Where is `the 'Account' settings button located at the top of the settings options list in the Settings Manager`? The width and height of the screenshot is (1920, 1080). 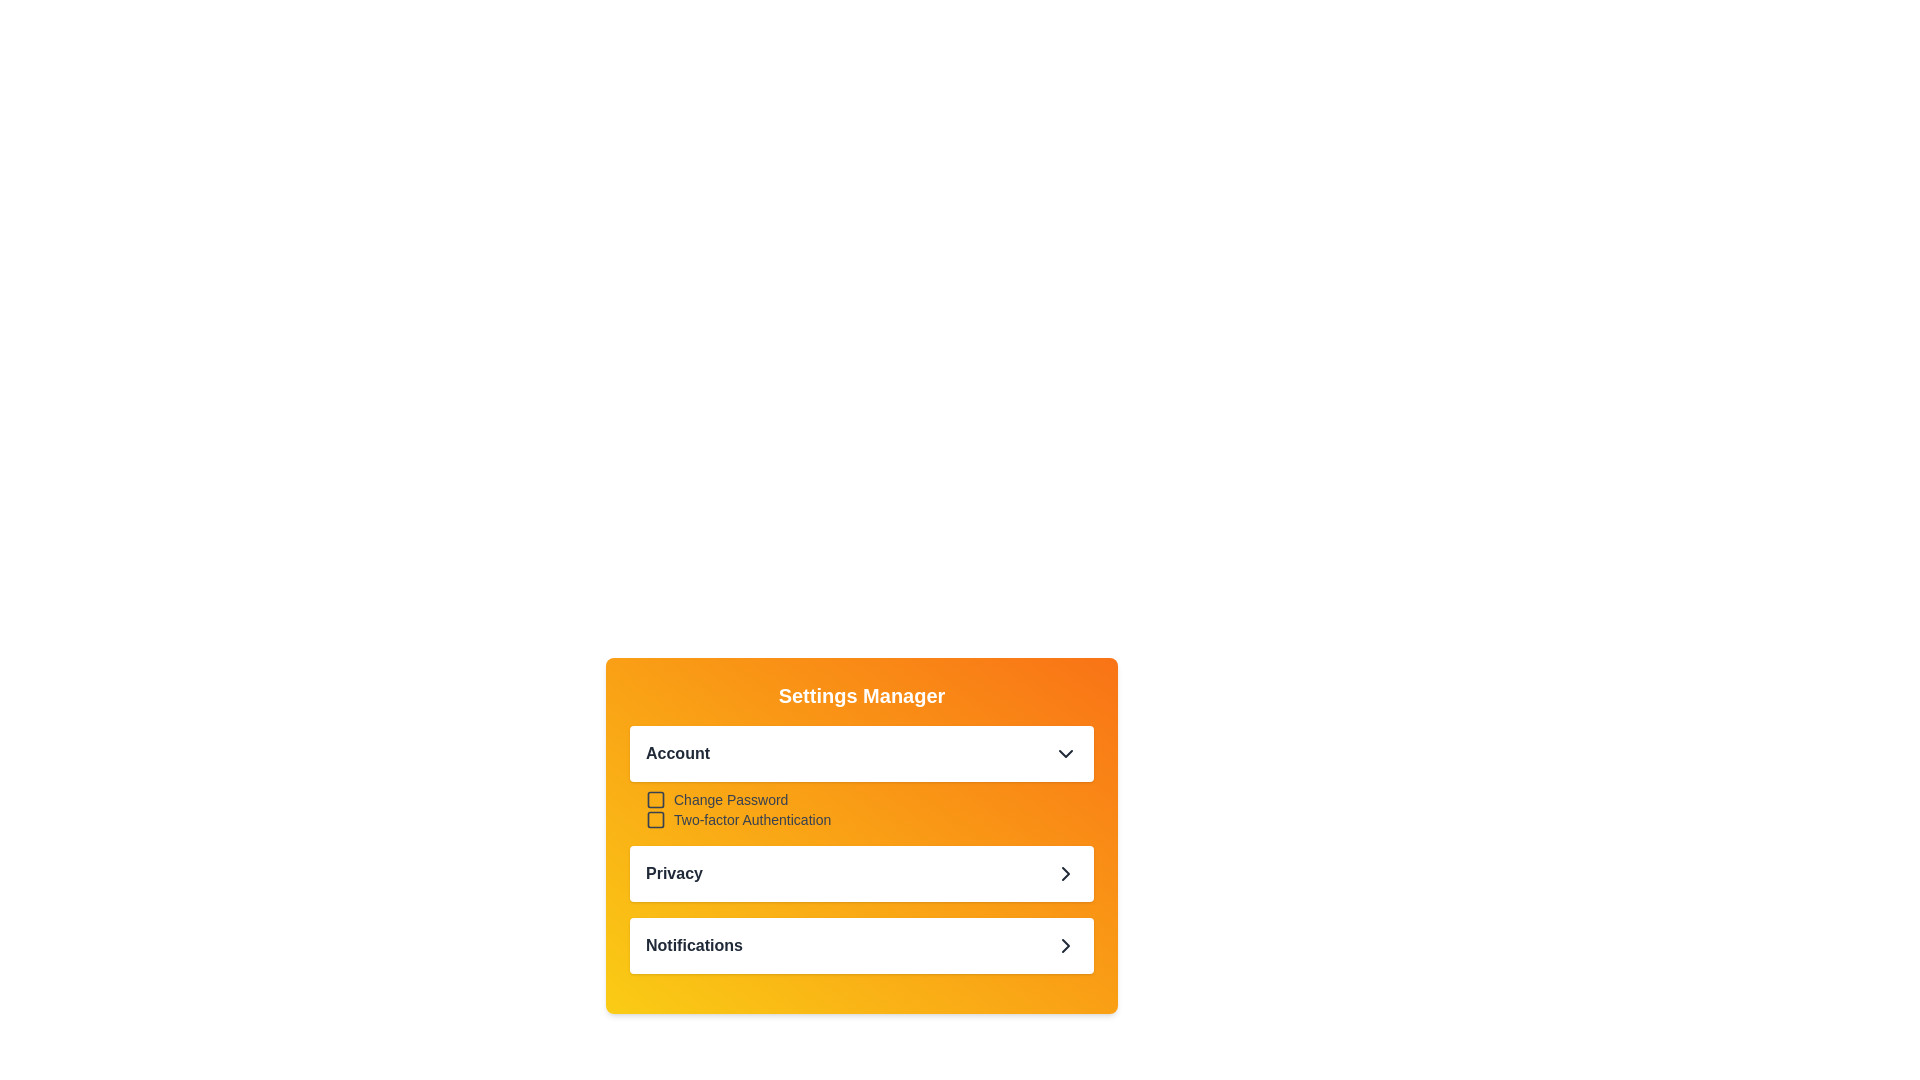
the 'Account' settings button located at the top of the settings options list in the Settings Manager is located at coordinates (862, 753).